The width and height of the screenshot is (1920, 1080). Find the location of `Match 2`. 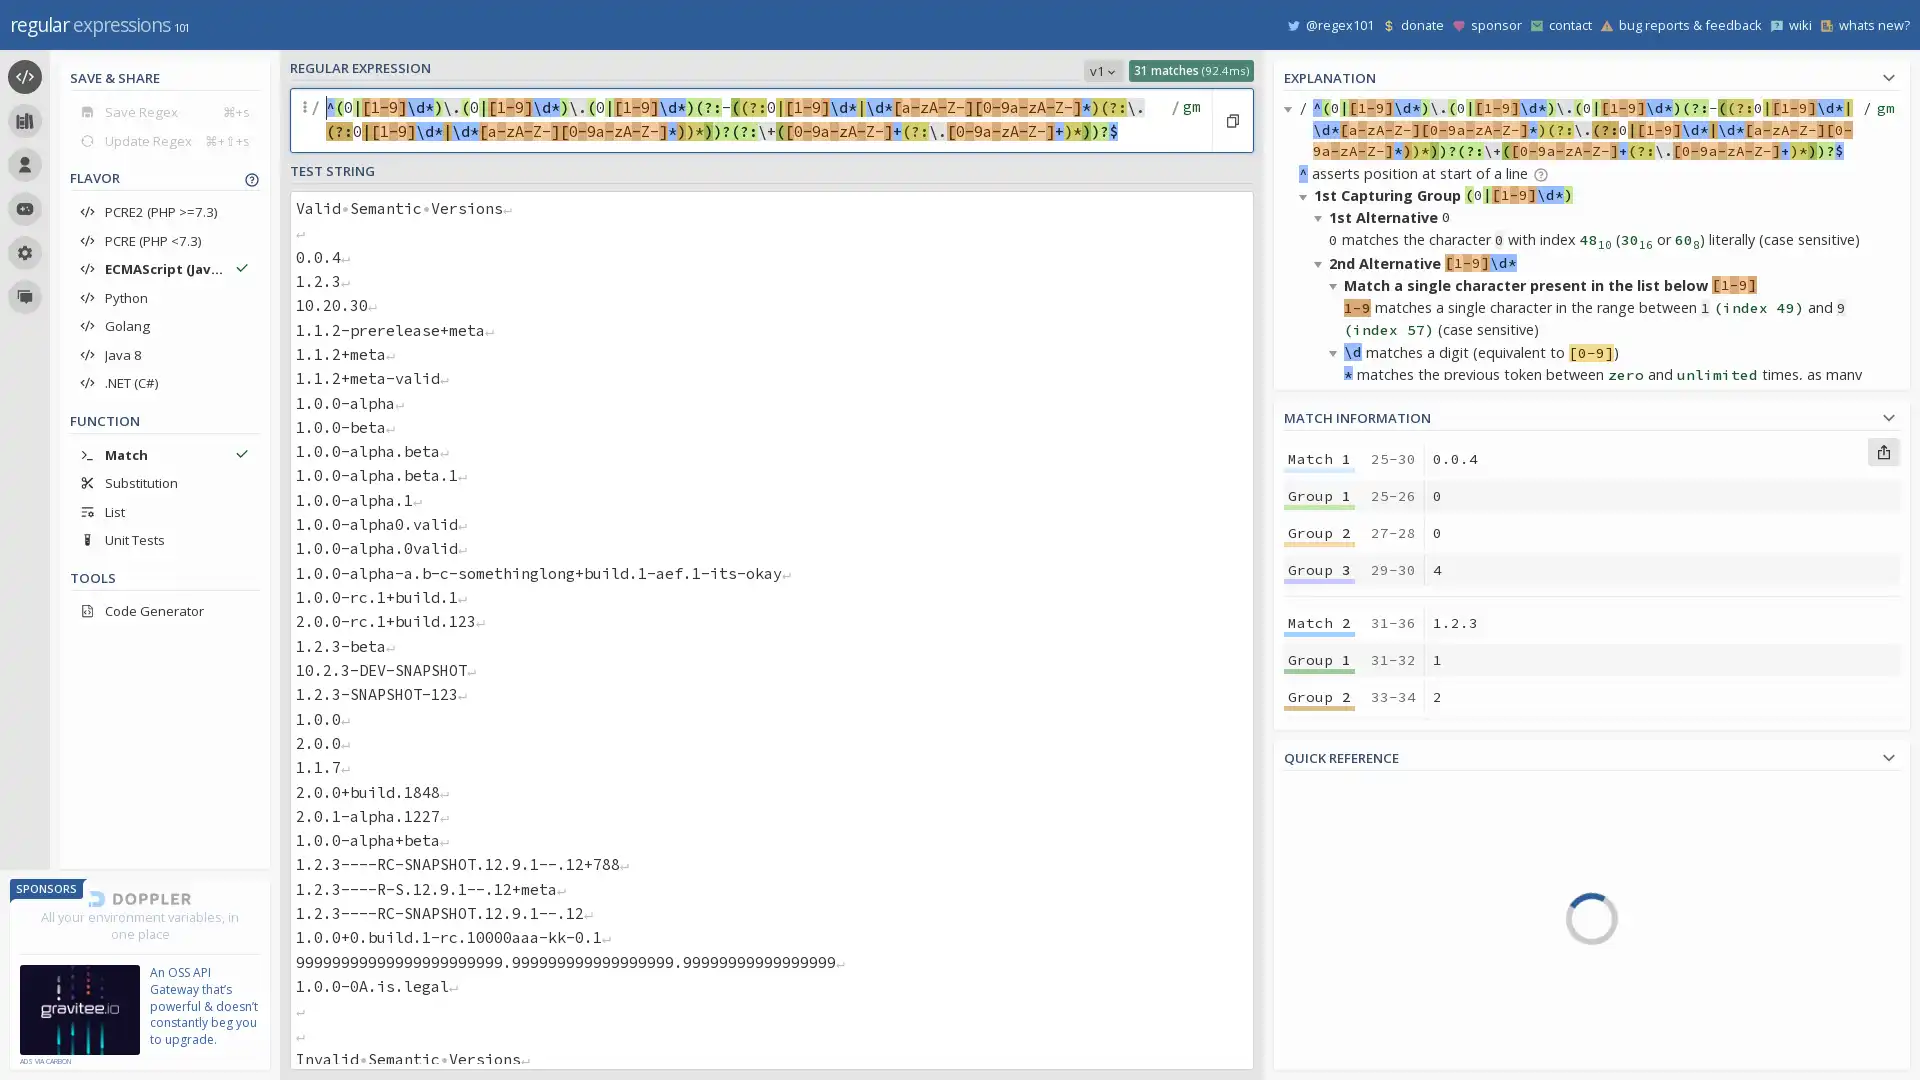

Match 2 is located at coordinates (1319, 622).